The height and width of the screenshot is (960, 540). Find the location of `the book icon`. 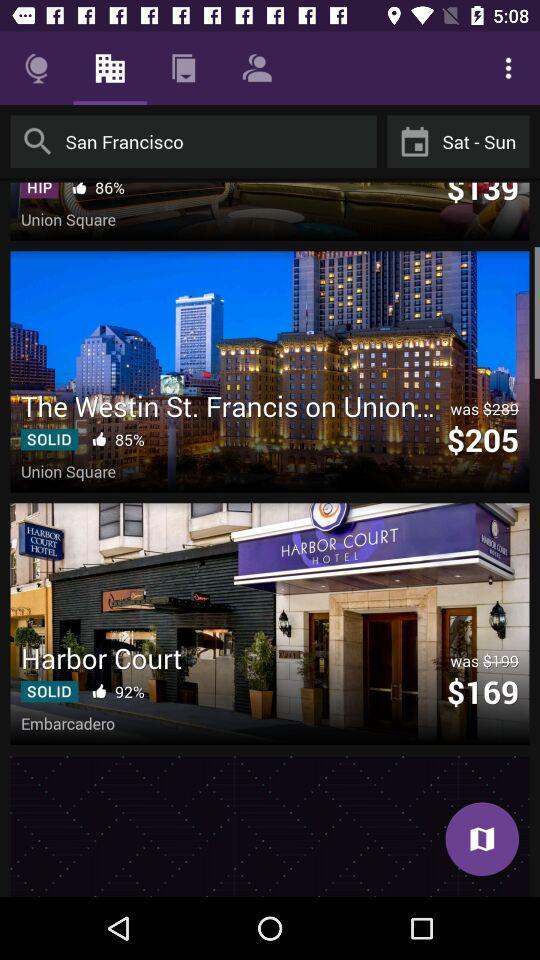

the book icon is located at coordinates (481, 839).